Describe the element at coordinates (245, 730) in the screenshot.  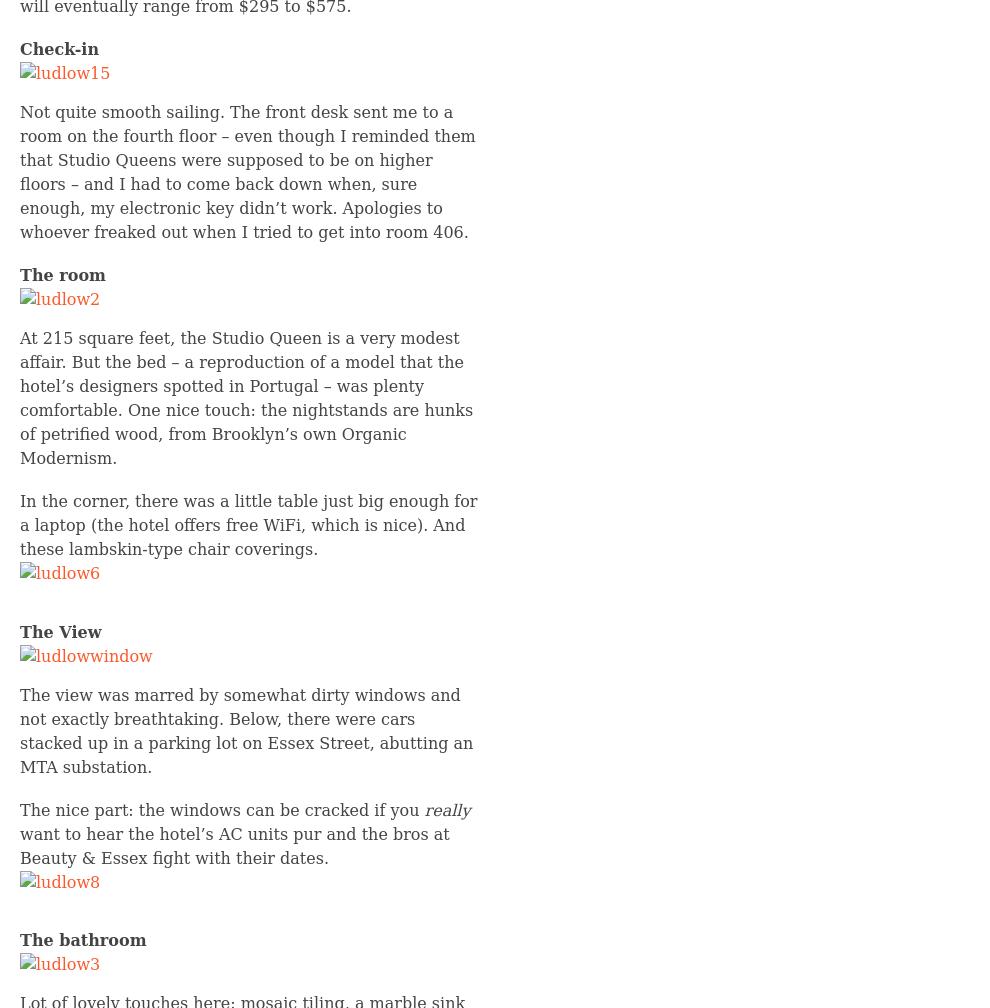
I see `'The view was marred by somewhat dirty windows and not exactly breathtaking. Below, there were cars stacked up in a parking lot on Essex Street, abutting an MTA substation.'` at that location.